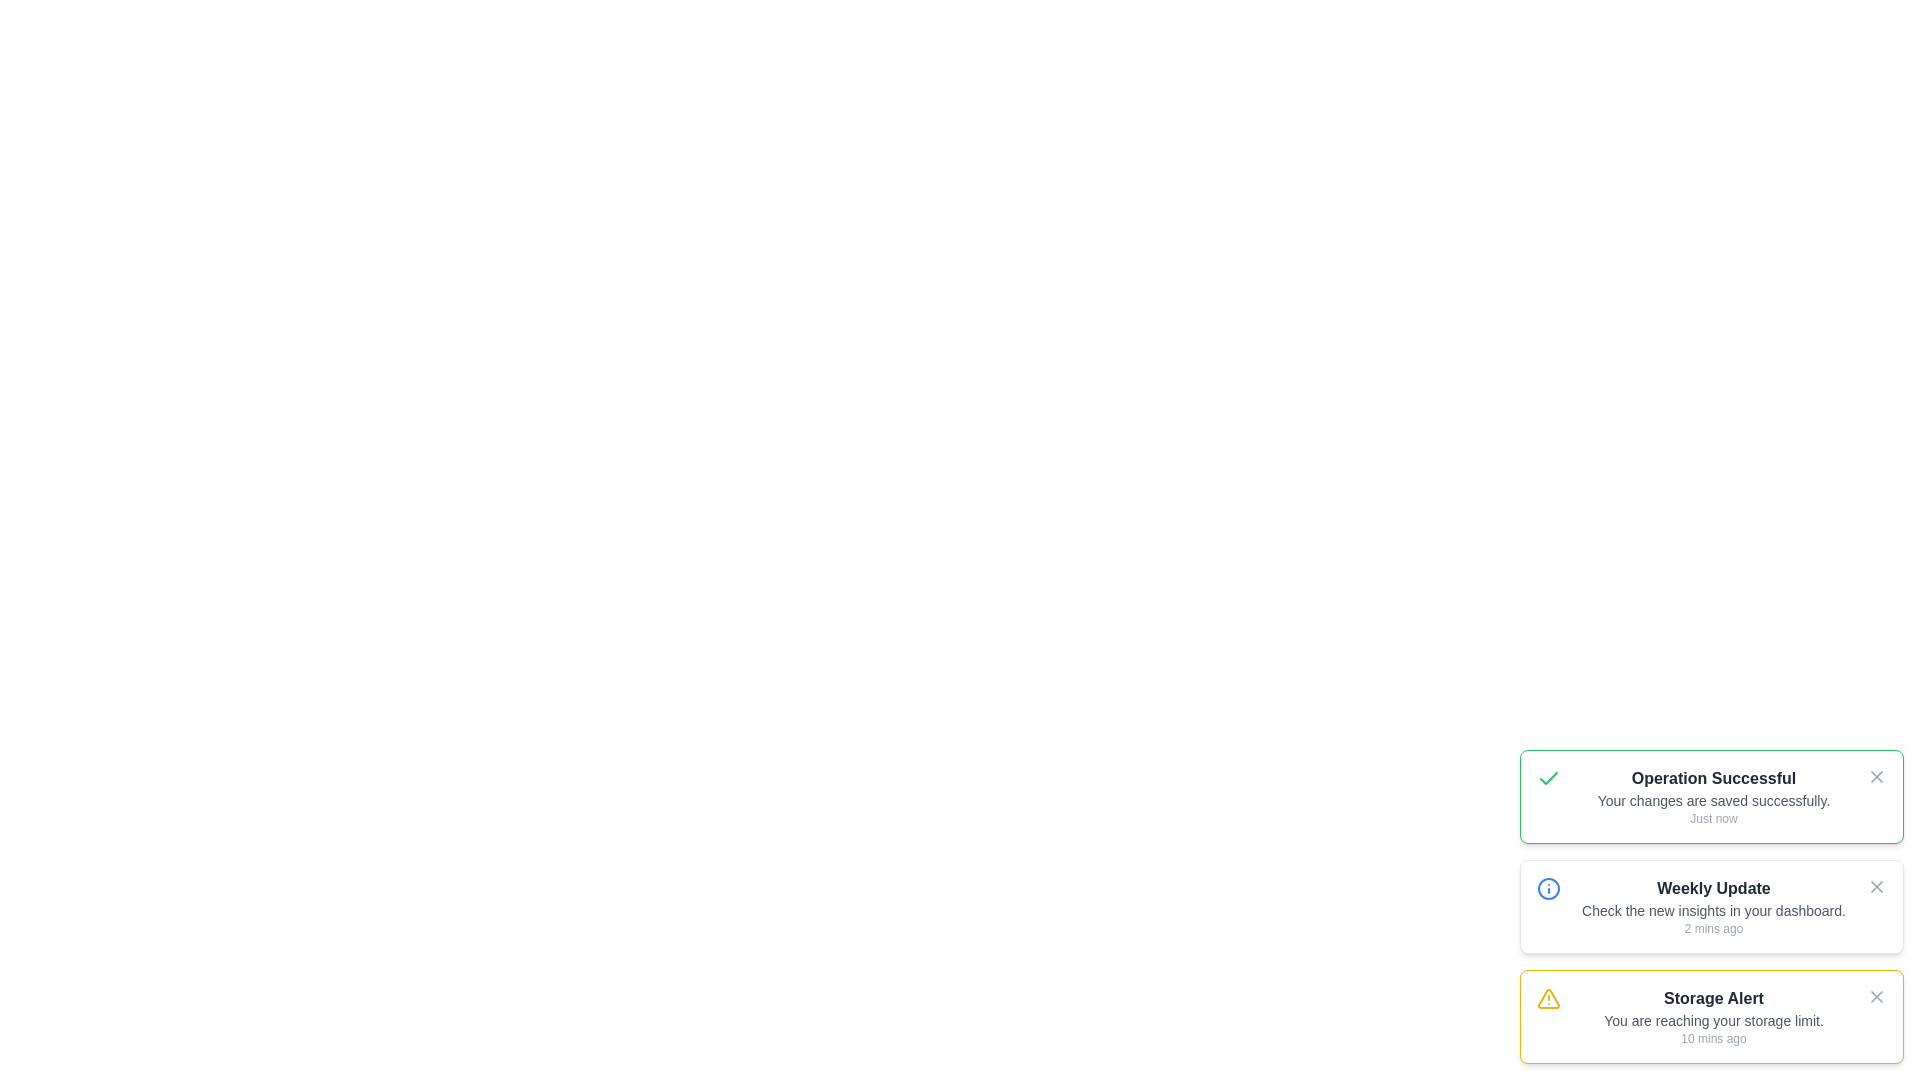 The width and height of the screenshot is (1920, 1080). What do you see at coordinates (1712, 910) in the screenshot?
I see `the text segment stating 'Check the new insights in your dashboard.' located in the notification box, positioned below 'Weekly Update' and above '2 mins ago'` at bounding box center [1712, 910].